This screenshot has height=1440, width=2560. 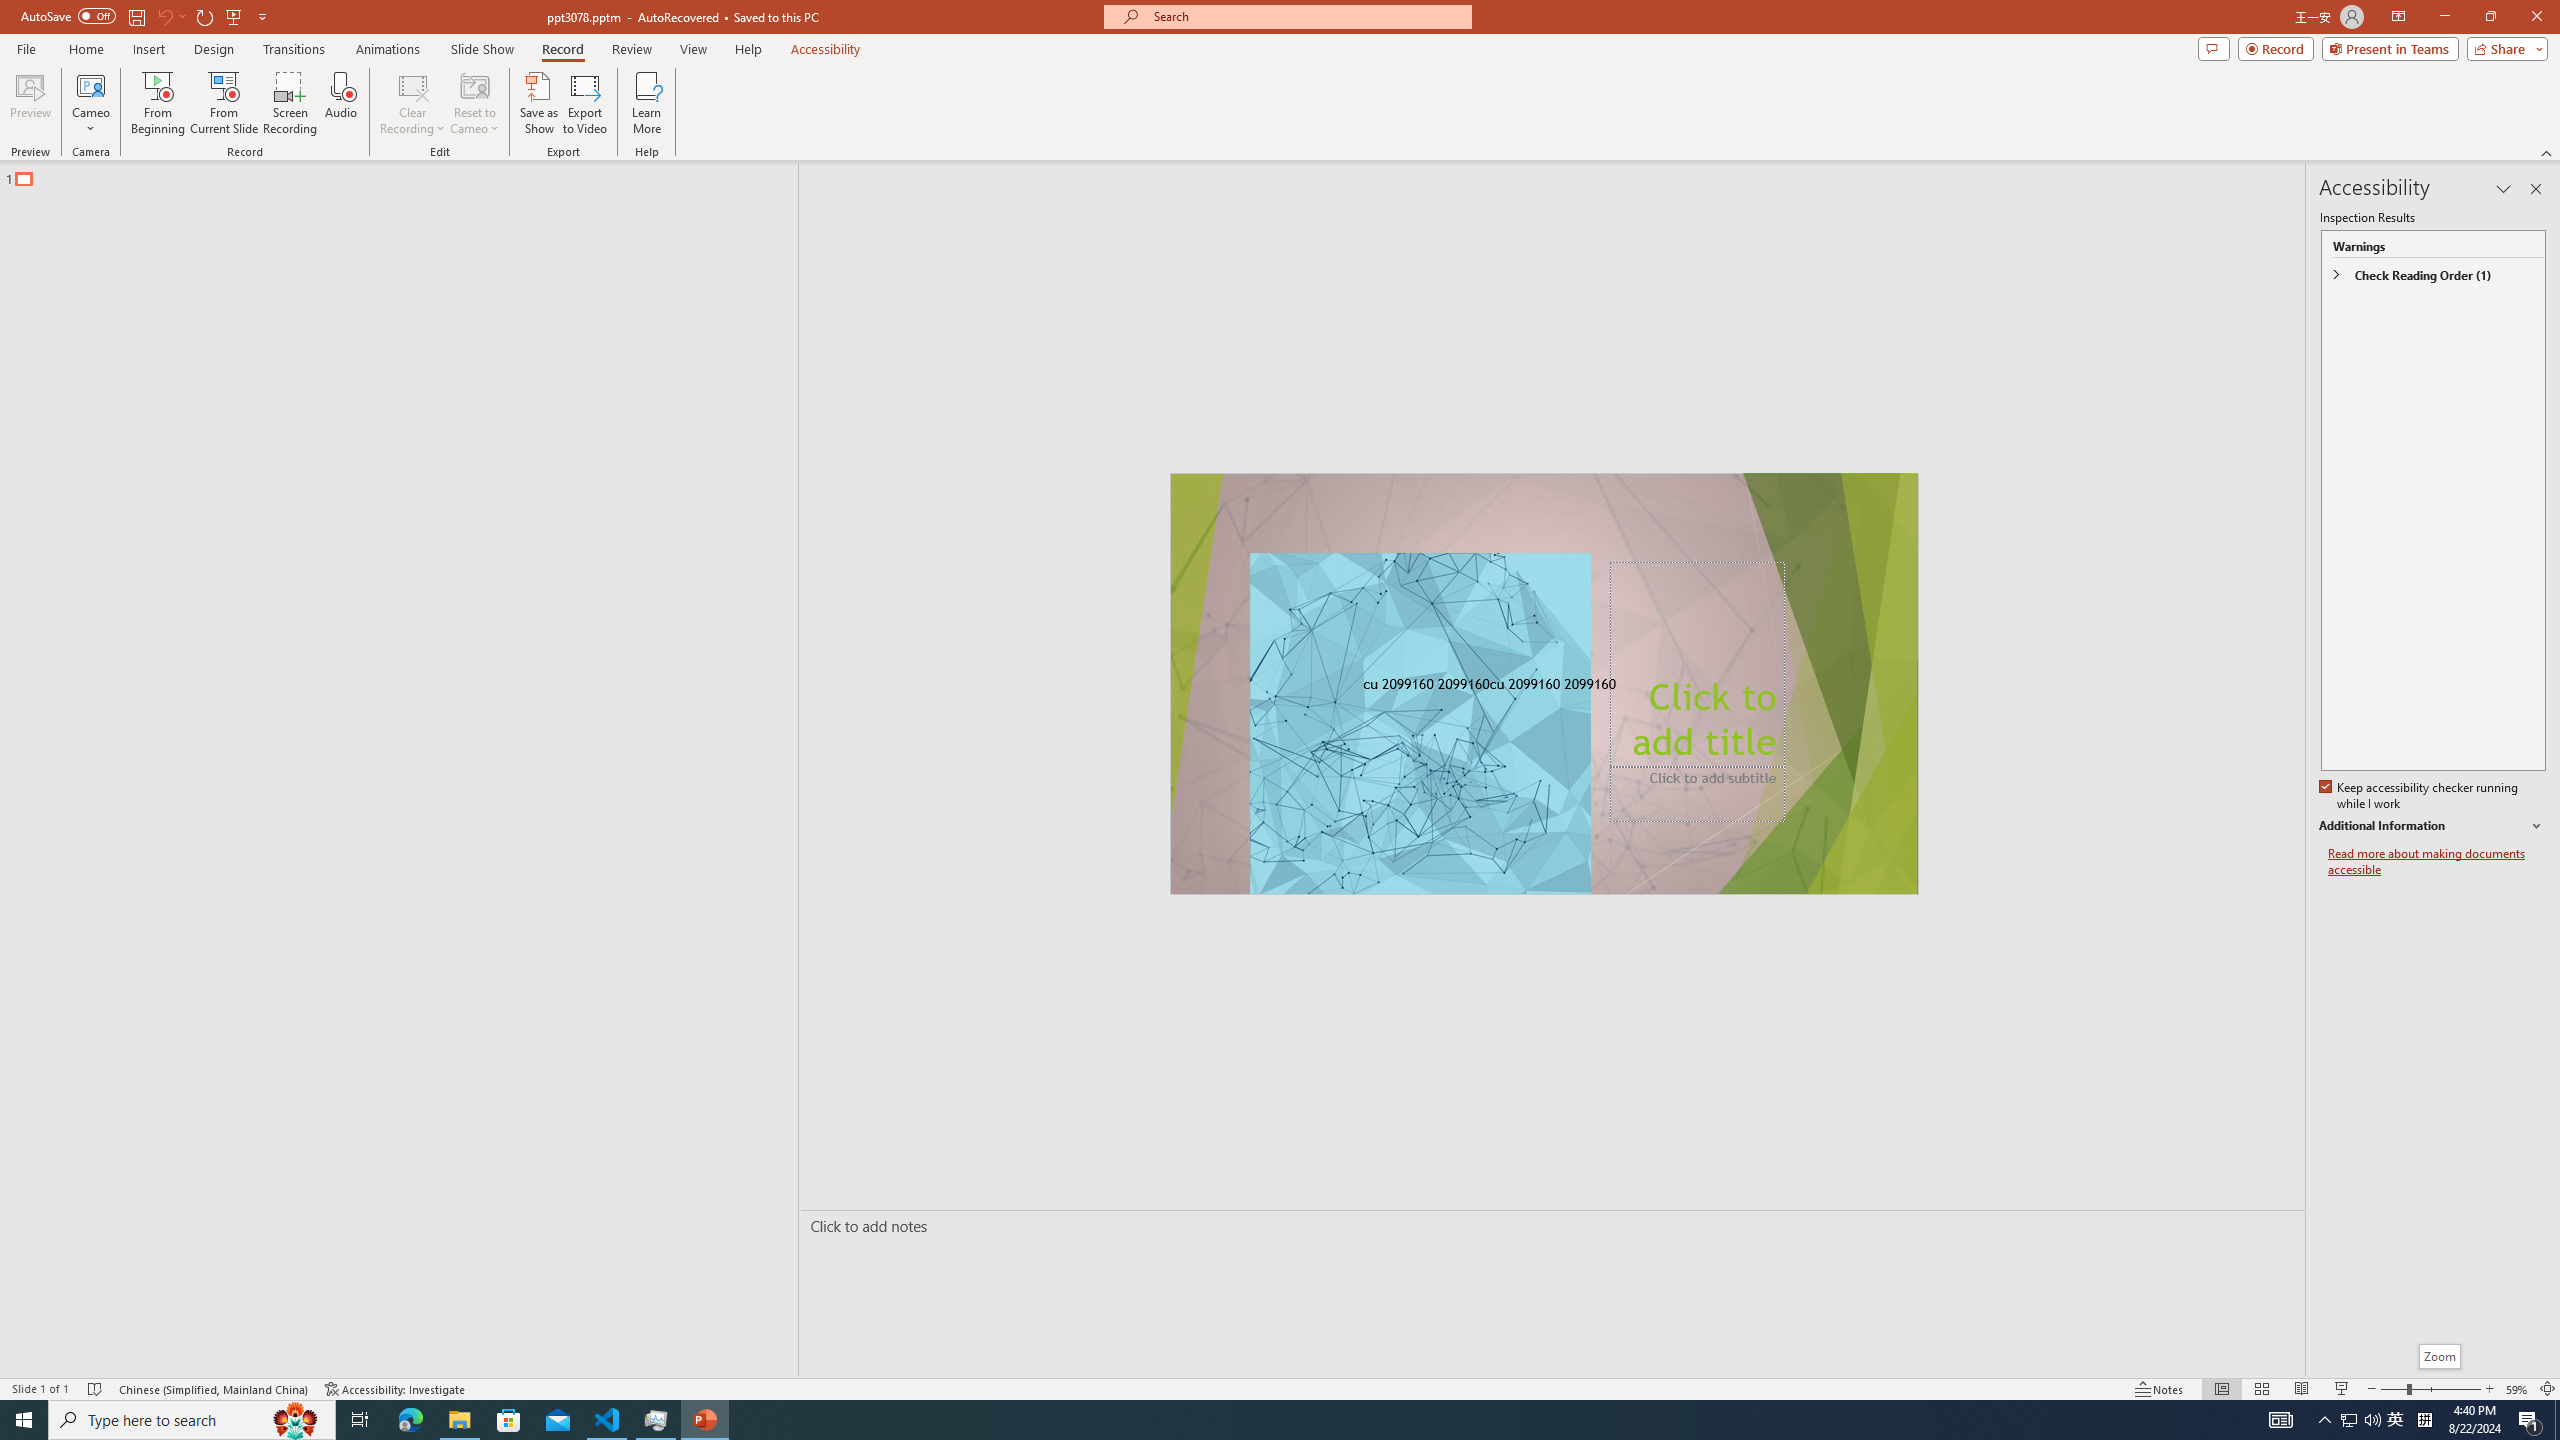 What do you see at coordinates (1542, 683) in the screenshot?
I see `'An abstract genetic concept'` at bounding box center [1542, 683].